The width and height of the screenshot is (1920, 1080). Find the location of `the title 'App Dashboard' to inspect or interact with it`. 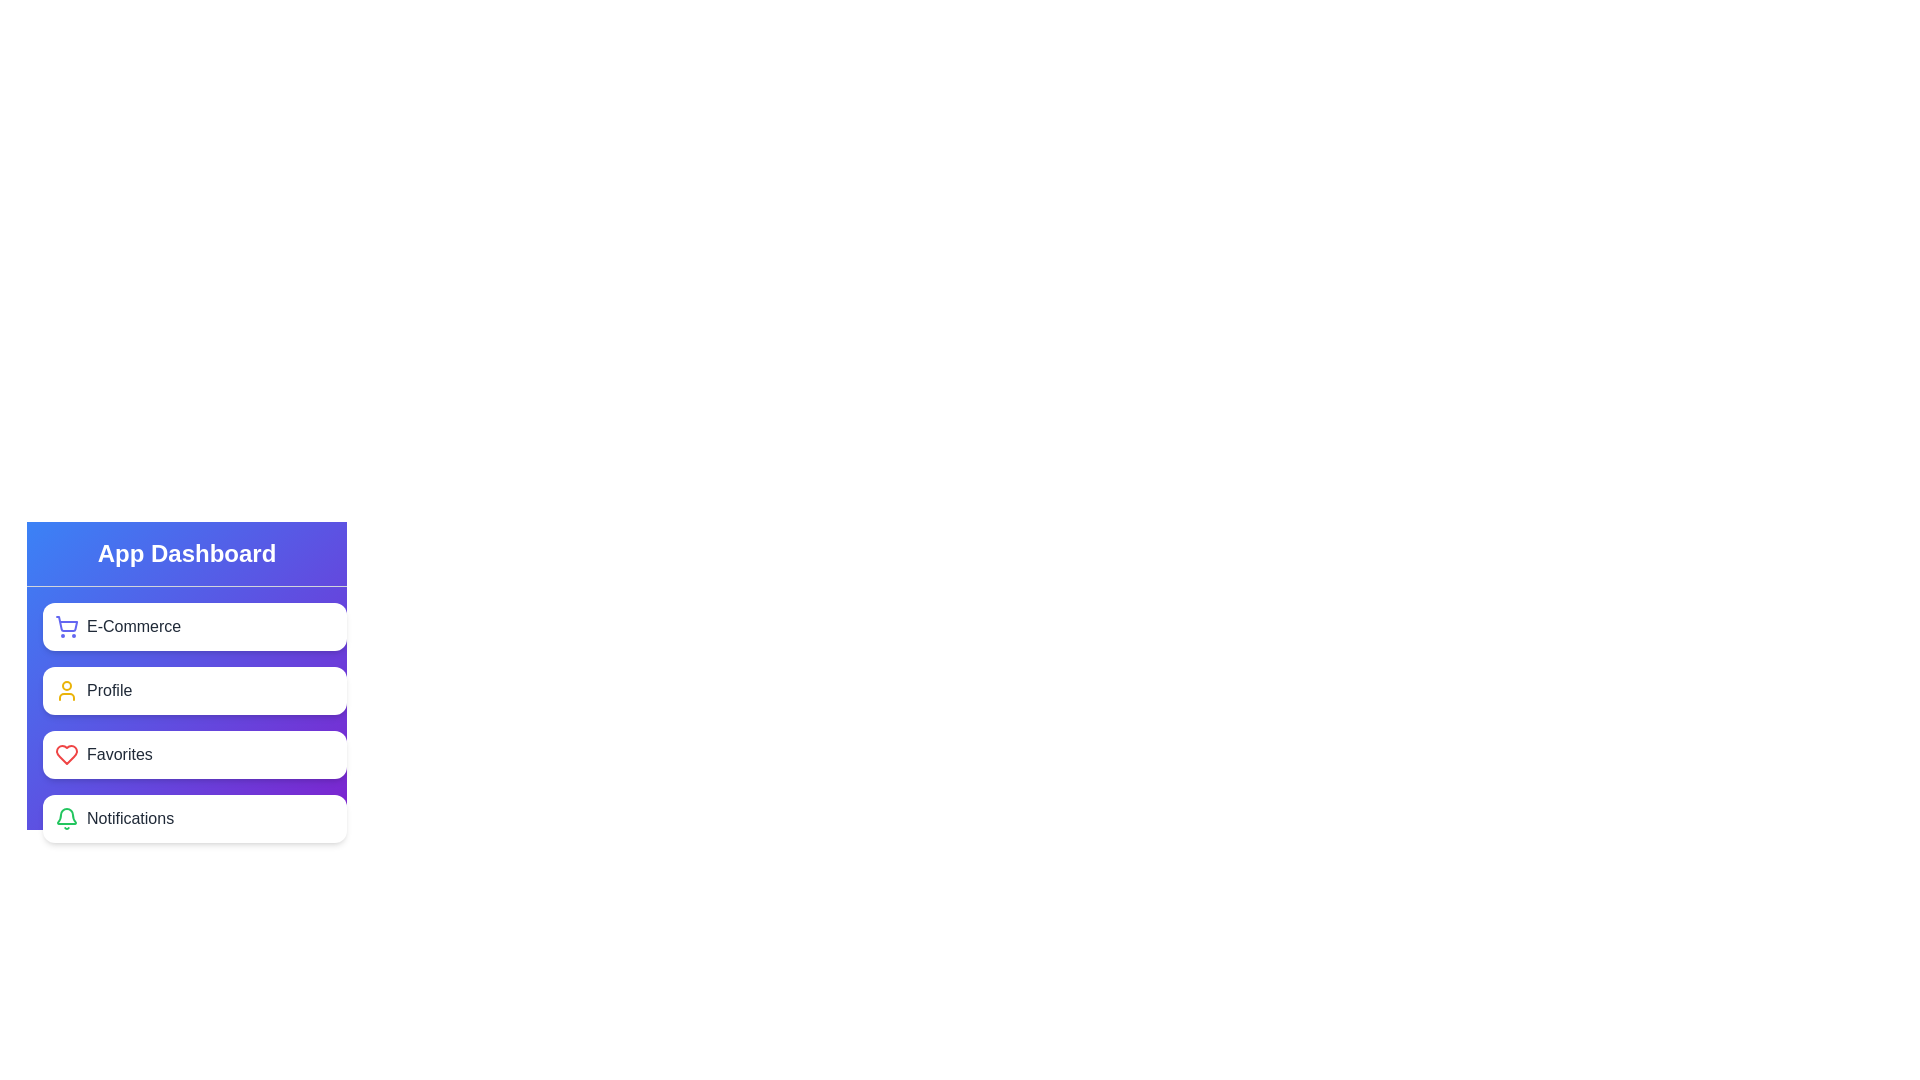

the title 'App Dashboard' to inspect or interact with it is located at coordinates (187, 554).